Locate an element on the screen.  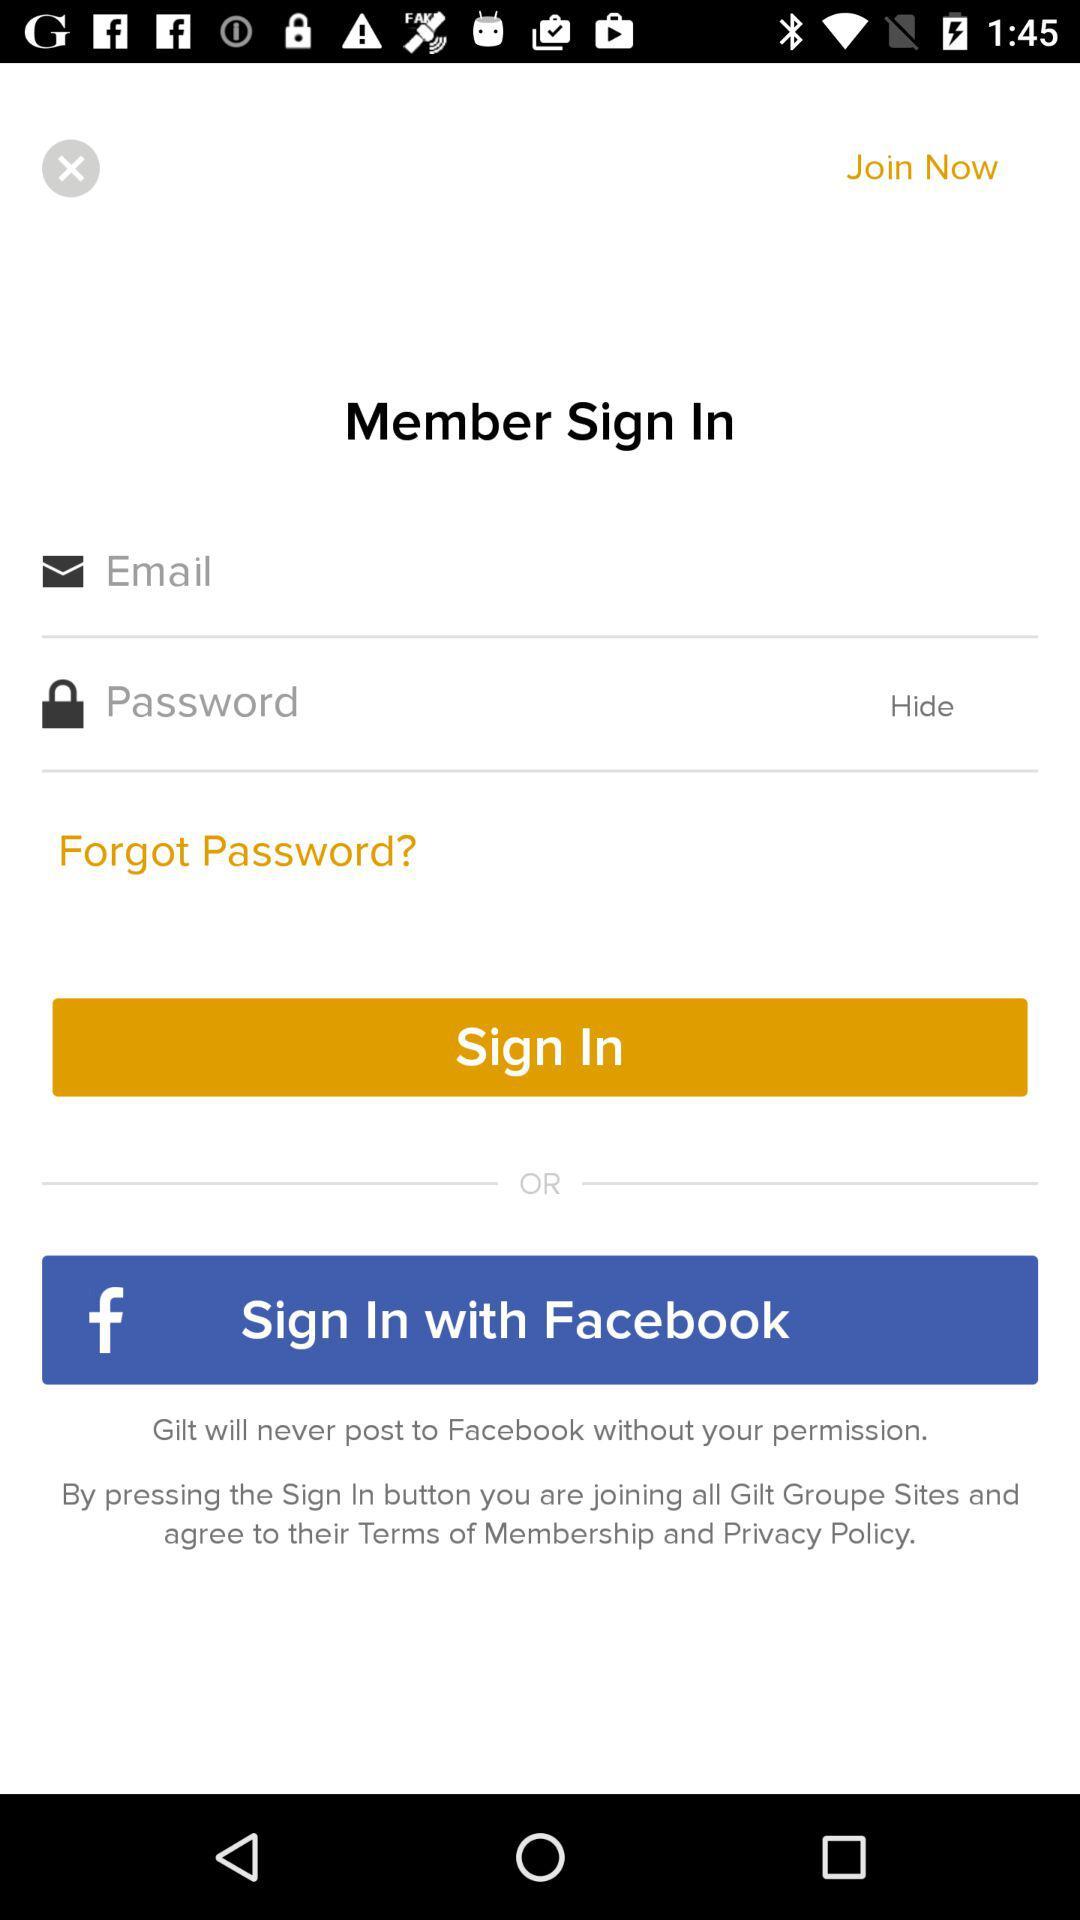
the hide item is located at coordinates (922, 706).